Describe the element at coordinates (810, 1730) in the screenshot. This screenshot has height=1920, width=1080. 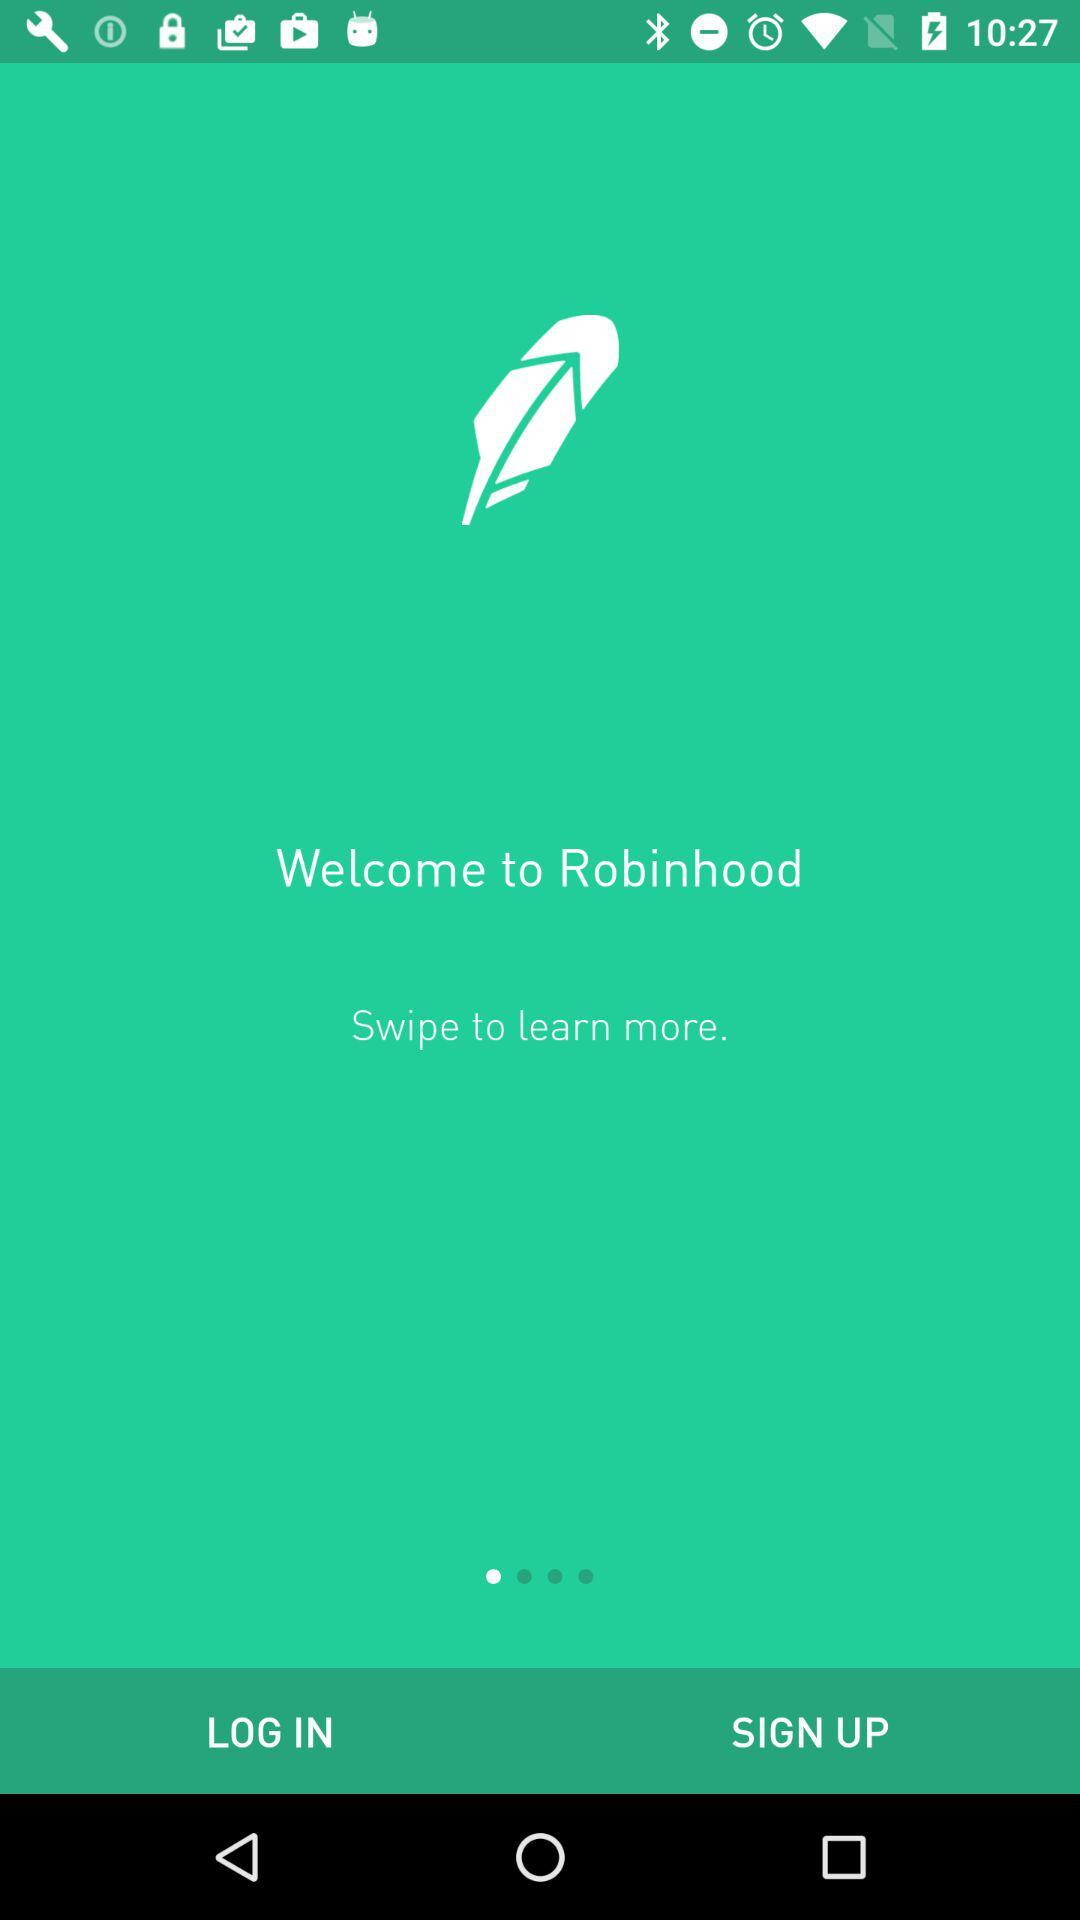
I see `the icon to the right of log in` at that location.